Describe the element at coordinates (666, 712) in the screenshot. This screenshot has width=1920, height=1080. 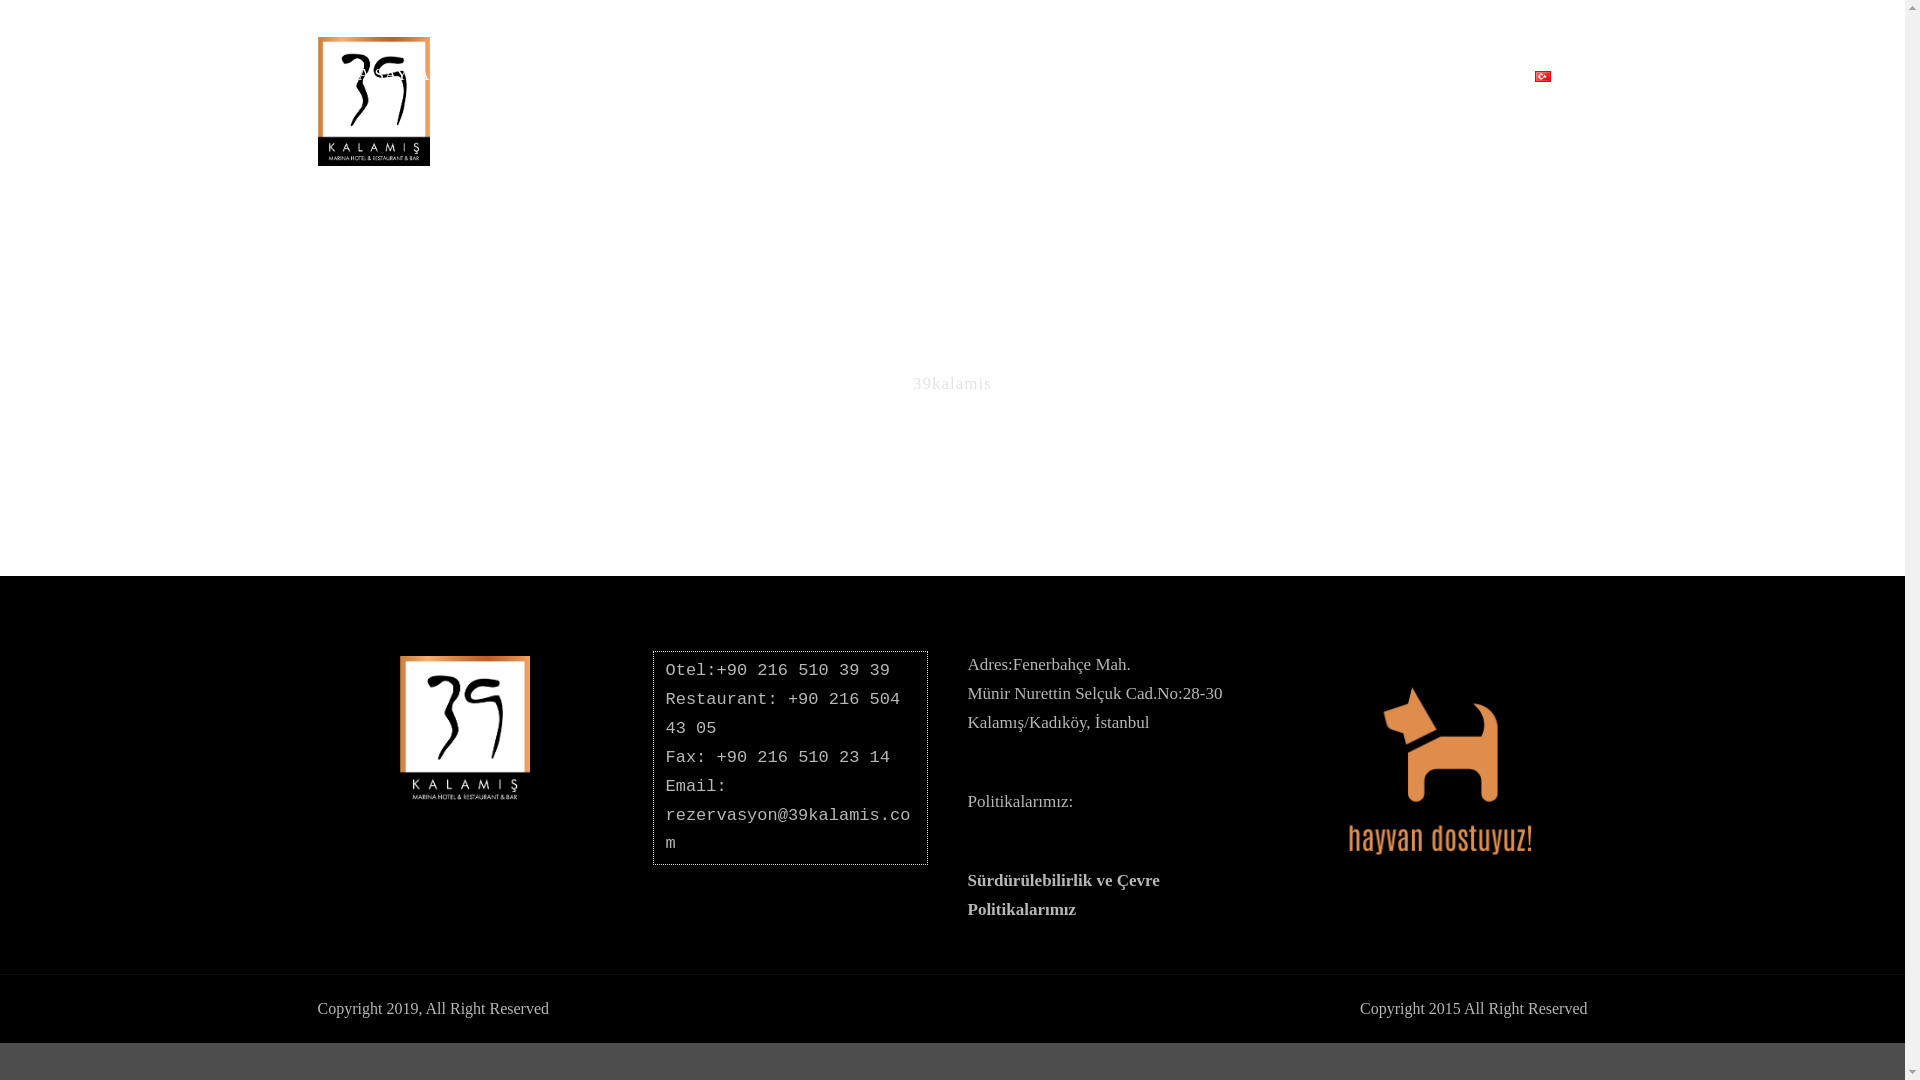
I see `' +90 216 504 43 05'` at that location.